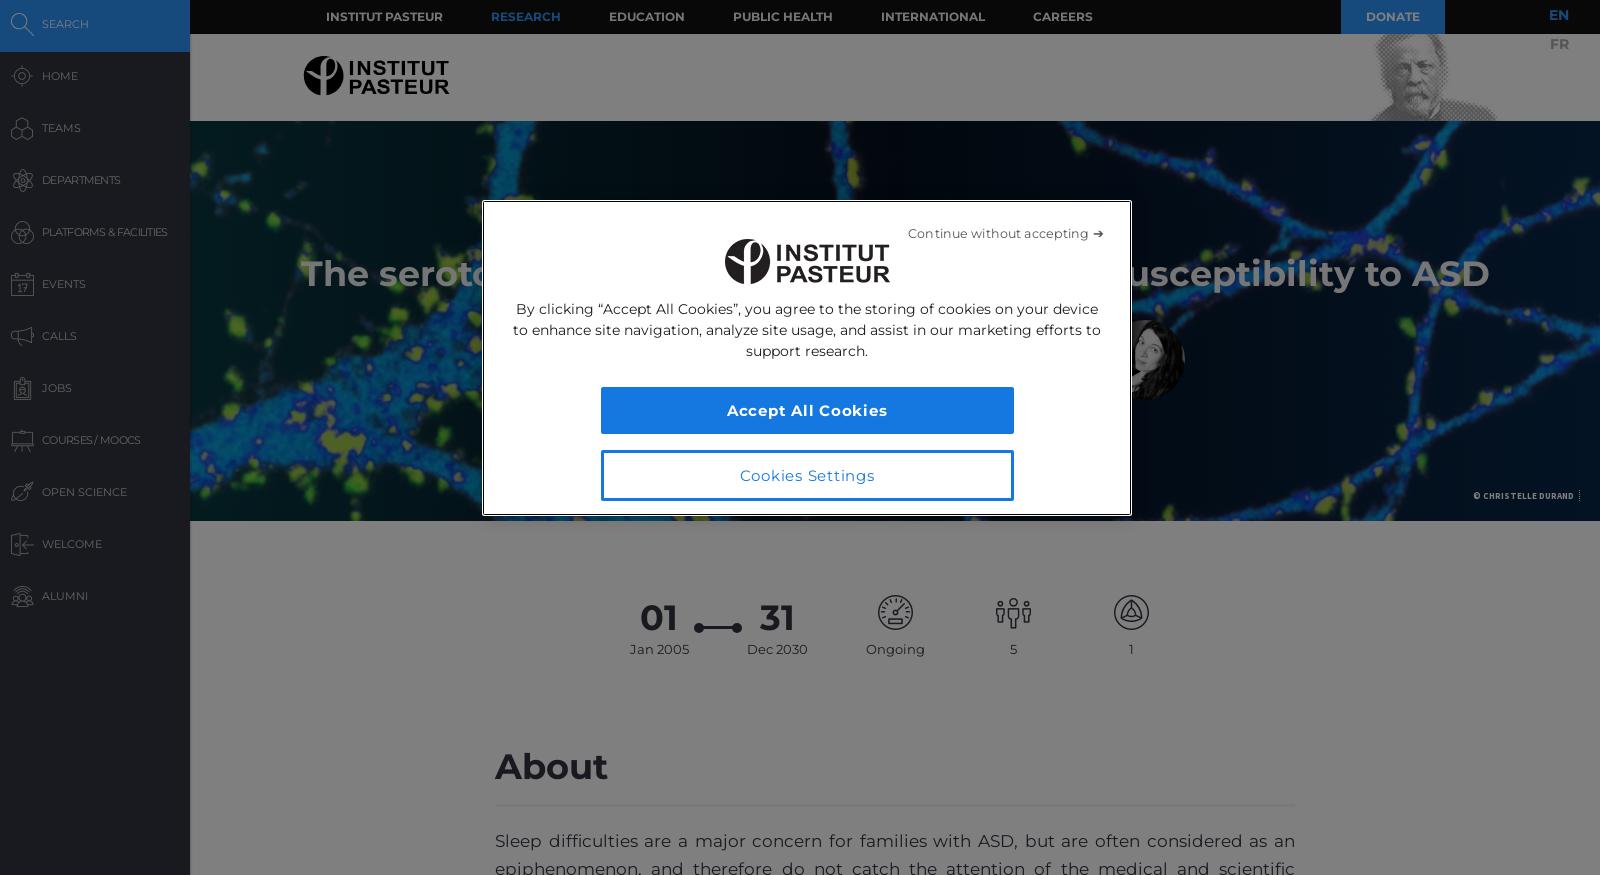 This screenshot has height=875, width=1600. Describe the element at coordinates (1131, 661) in the screenshot. I see `'Structures'` at that location.